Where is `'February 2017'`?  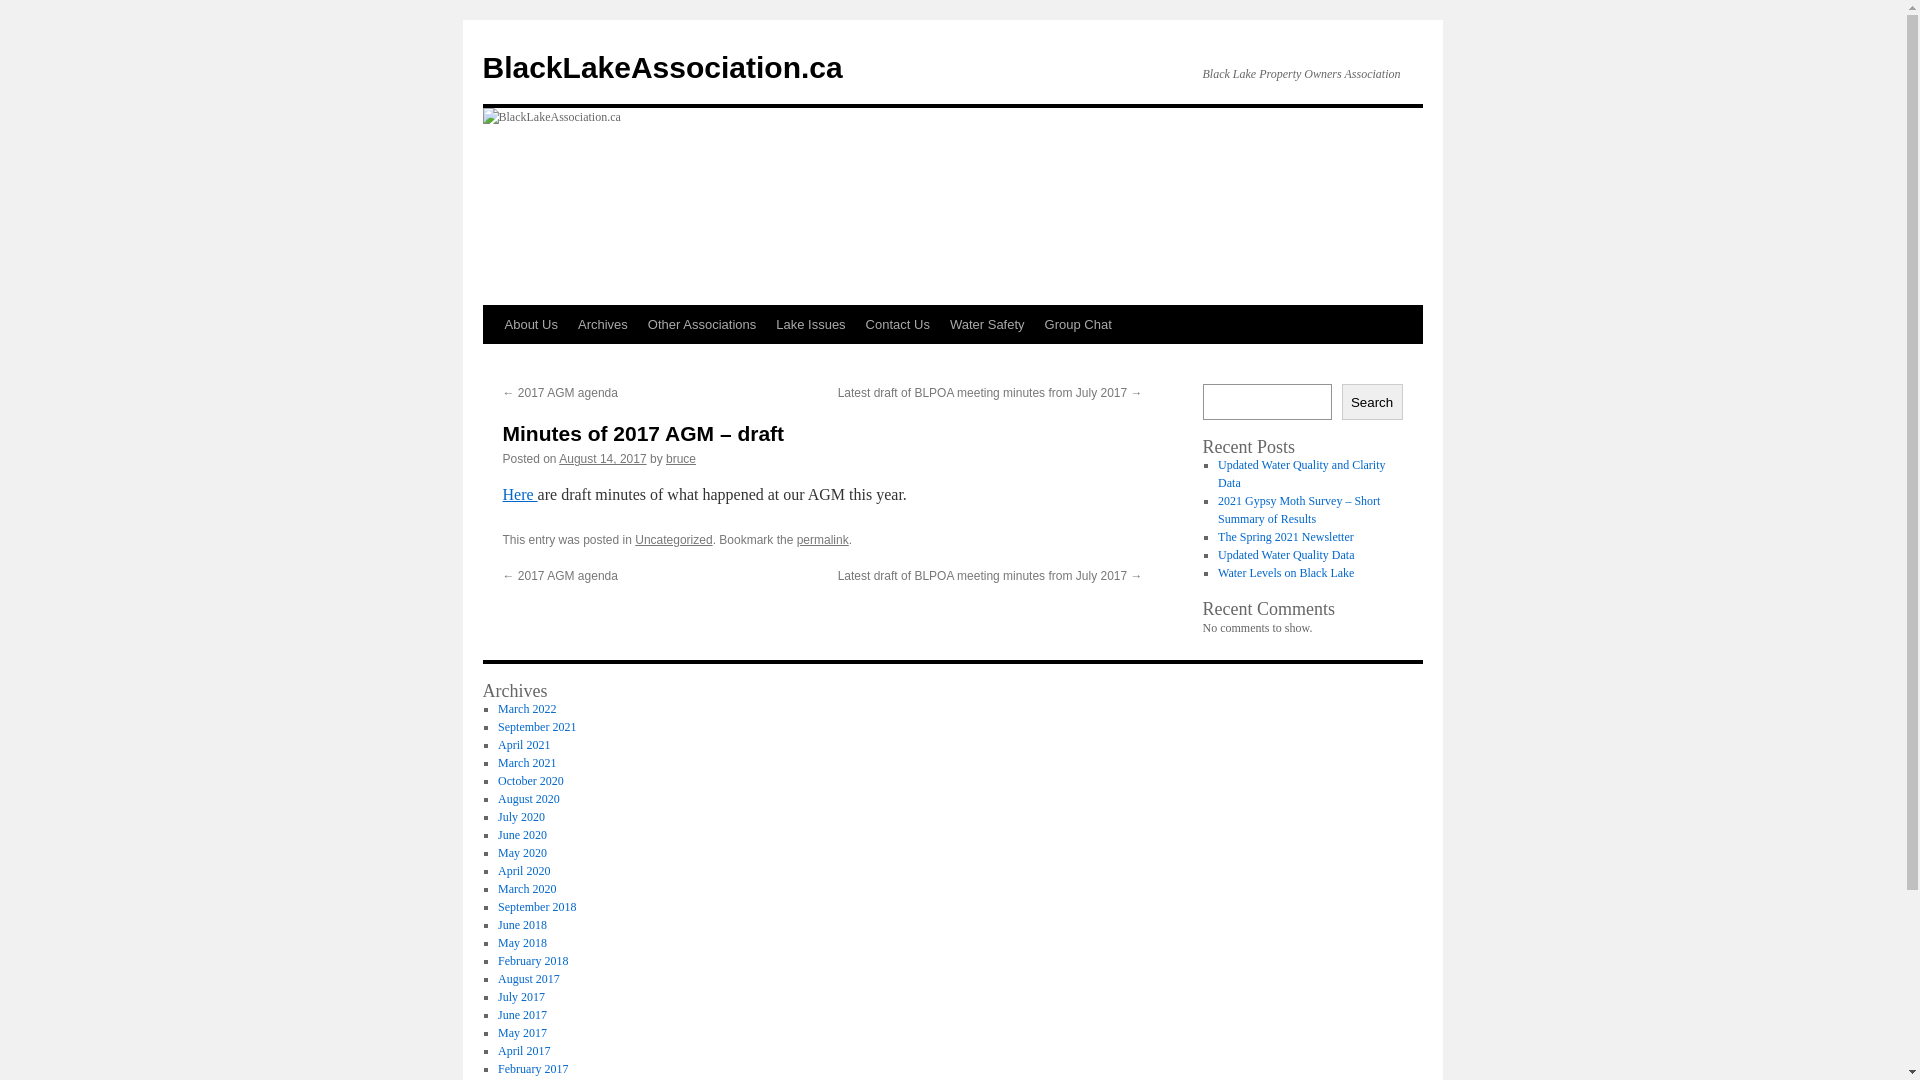
'February 2017' is located at coordinates (532, 1067).